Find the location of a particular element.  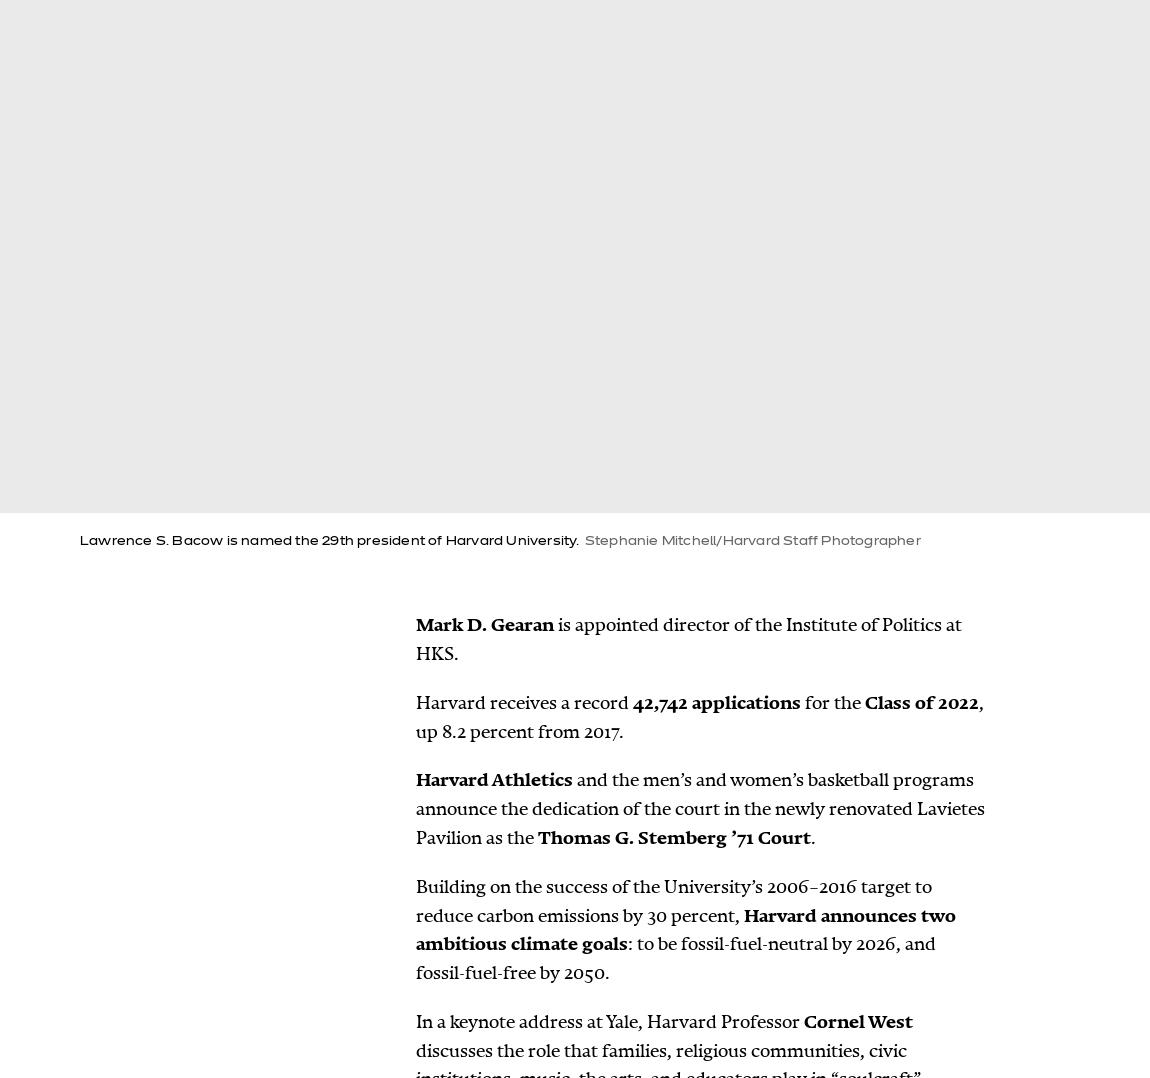

'Building on the success of the University’s 2006–2016 target to reduce carbon emissions by 30 percent,' is located at coordinates (673, 900).